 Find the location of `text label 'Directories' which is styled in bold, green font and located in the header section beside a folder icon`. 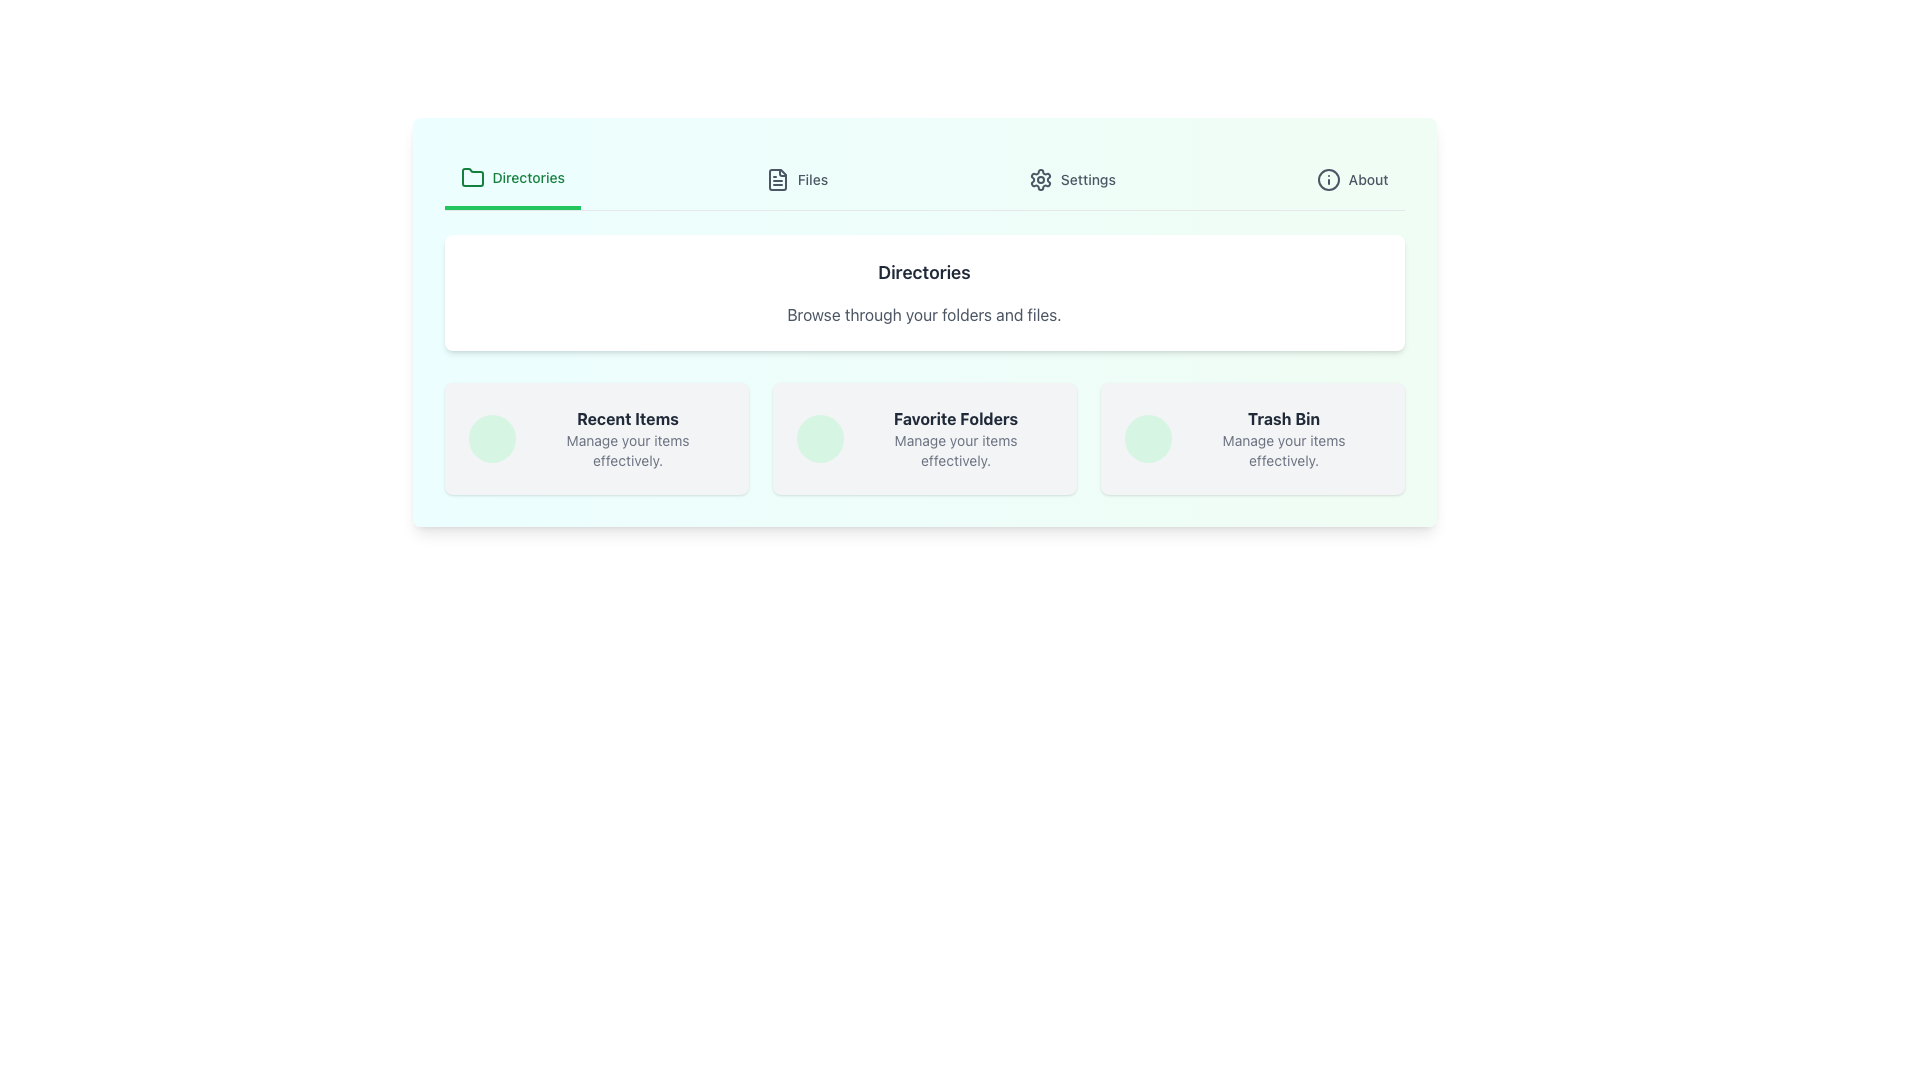

text label 'Directories' which is styled in bold, green font and located in the header section beside a folder icon is located at coordinates (528, 176).